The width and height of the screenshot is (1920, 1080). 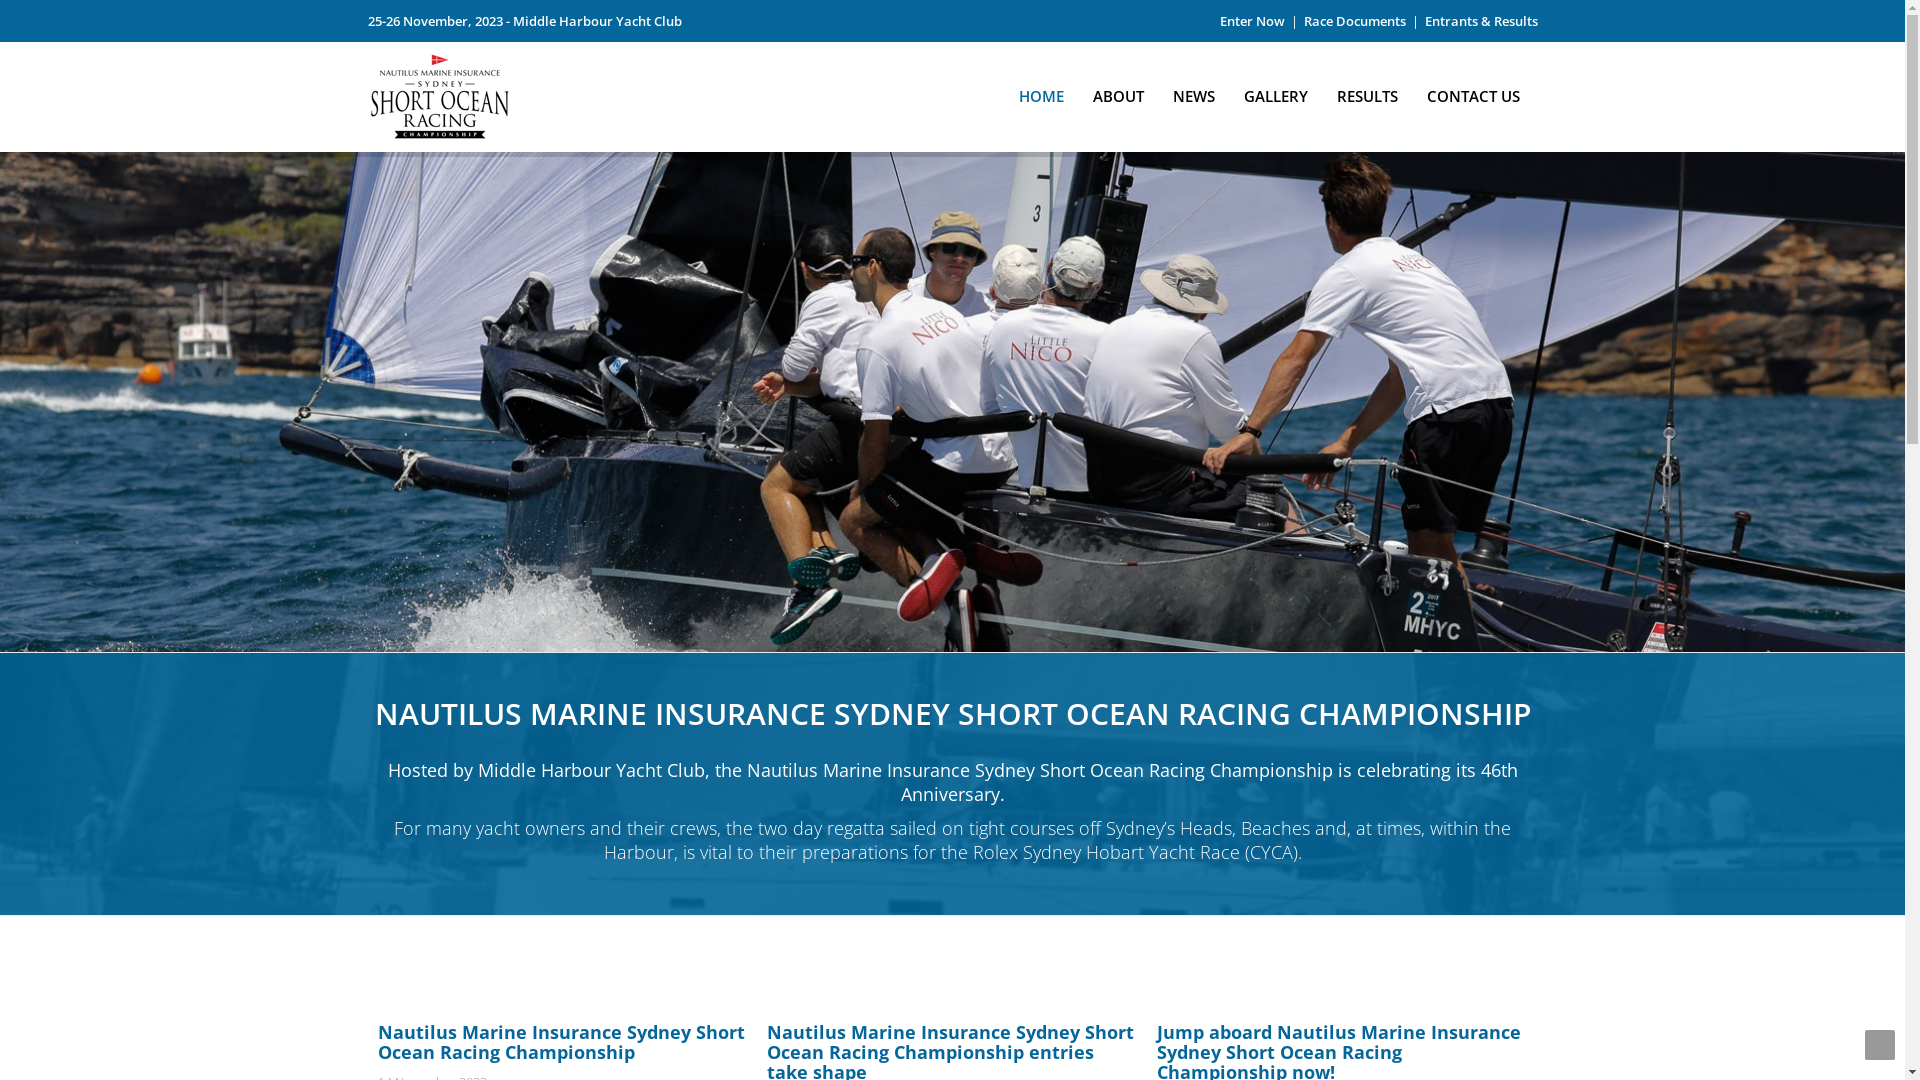 I want to click on 'GALLERY', so click(x=1275, y=90).